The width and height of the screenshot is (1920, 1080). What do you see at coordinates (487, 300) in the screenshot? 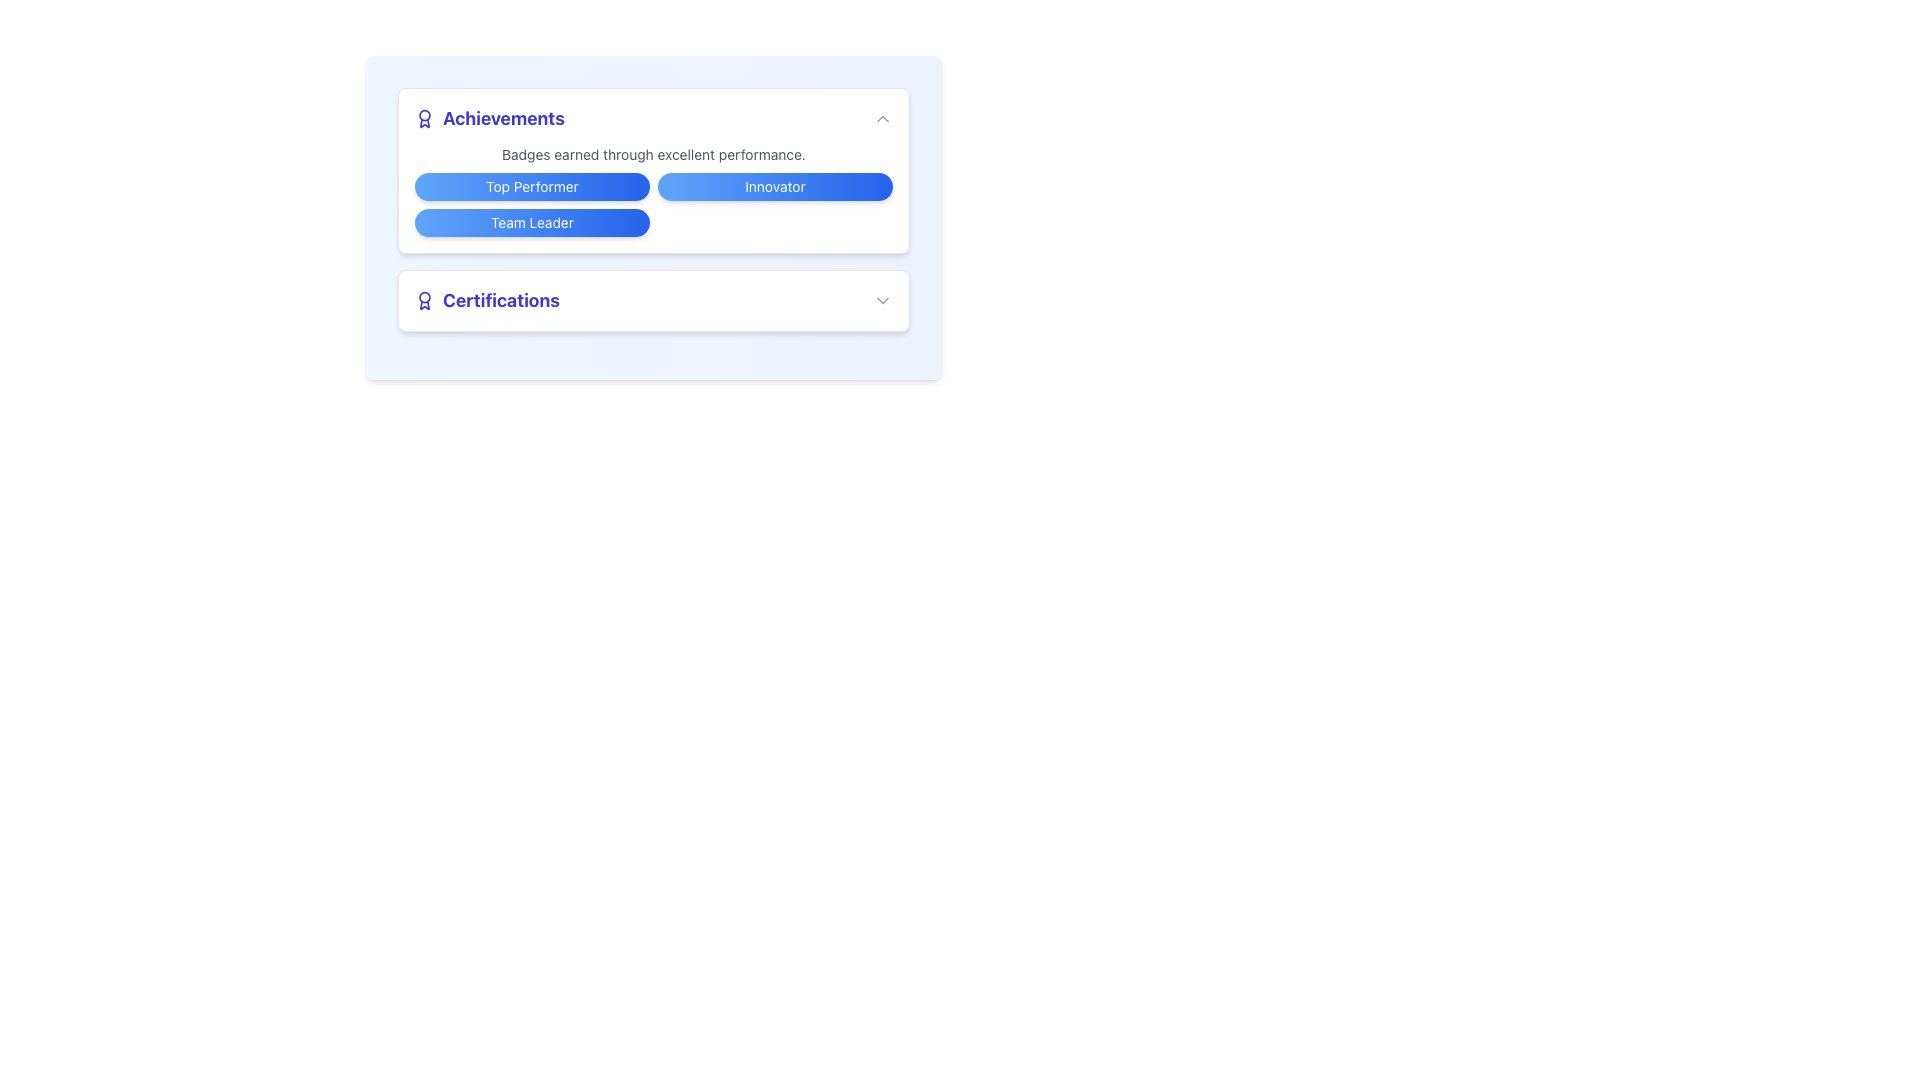
I see `the Header element located beneath the 'Achievements' section` at bounding box center [487, 300].